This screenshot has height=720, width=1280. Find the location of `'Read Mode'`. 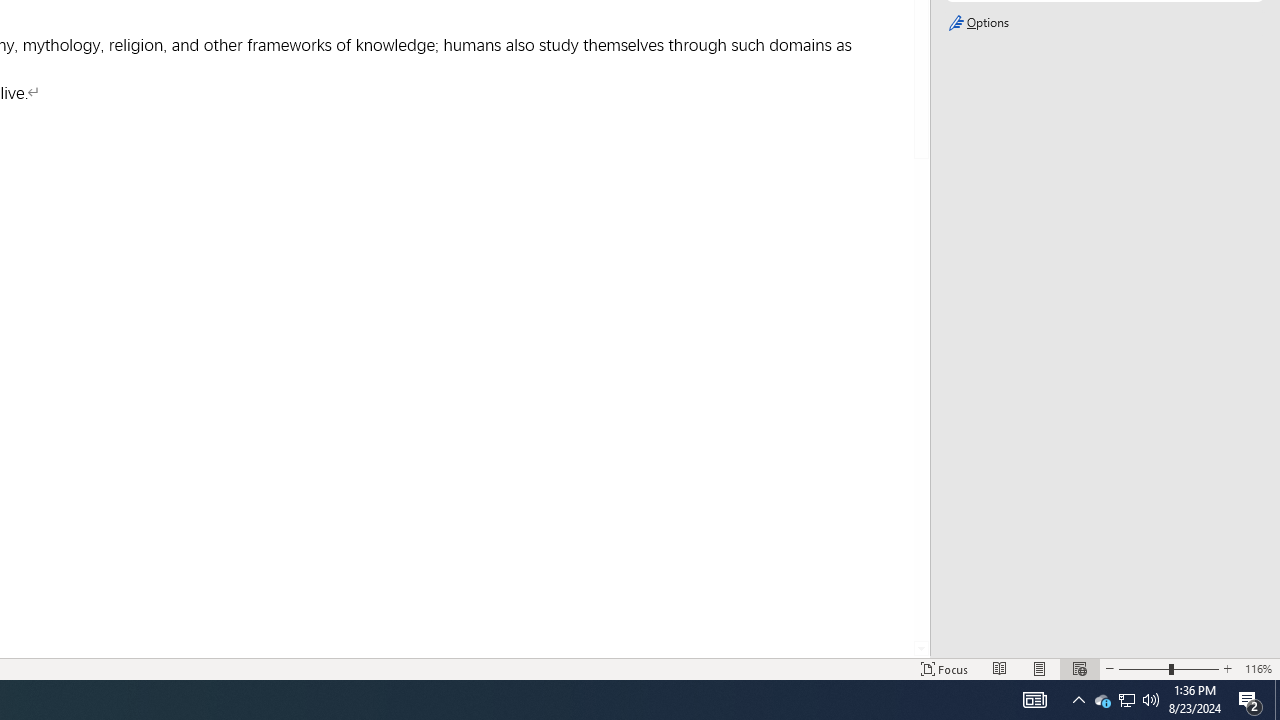

'Read Mode' is located at coordinates (1000, 669).